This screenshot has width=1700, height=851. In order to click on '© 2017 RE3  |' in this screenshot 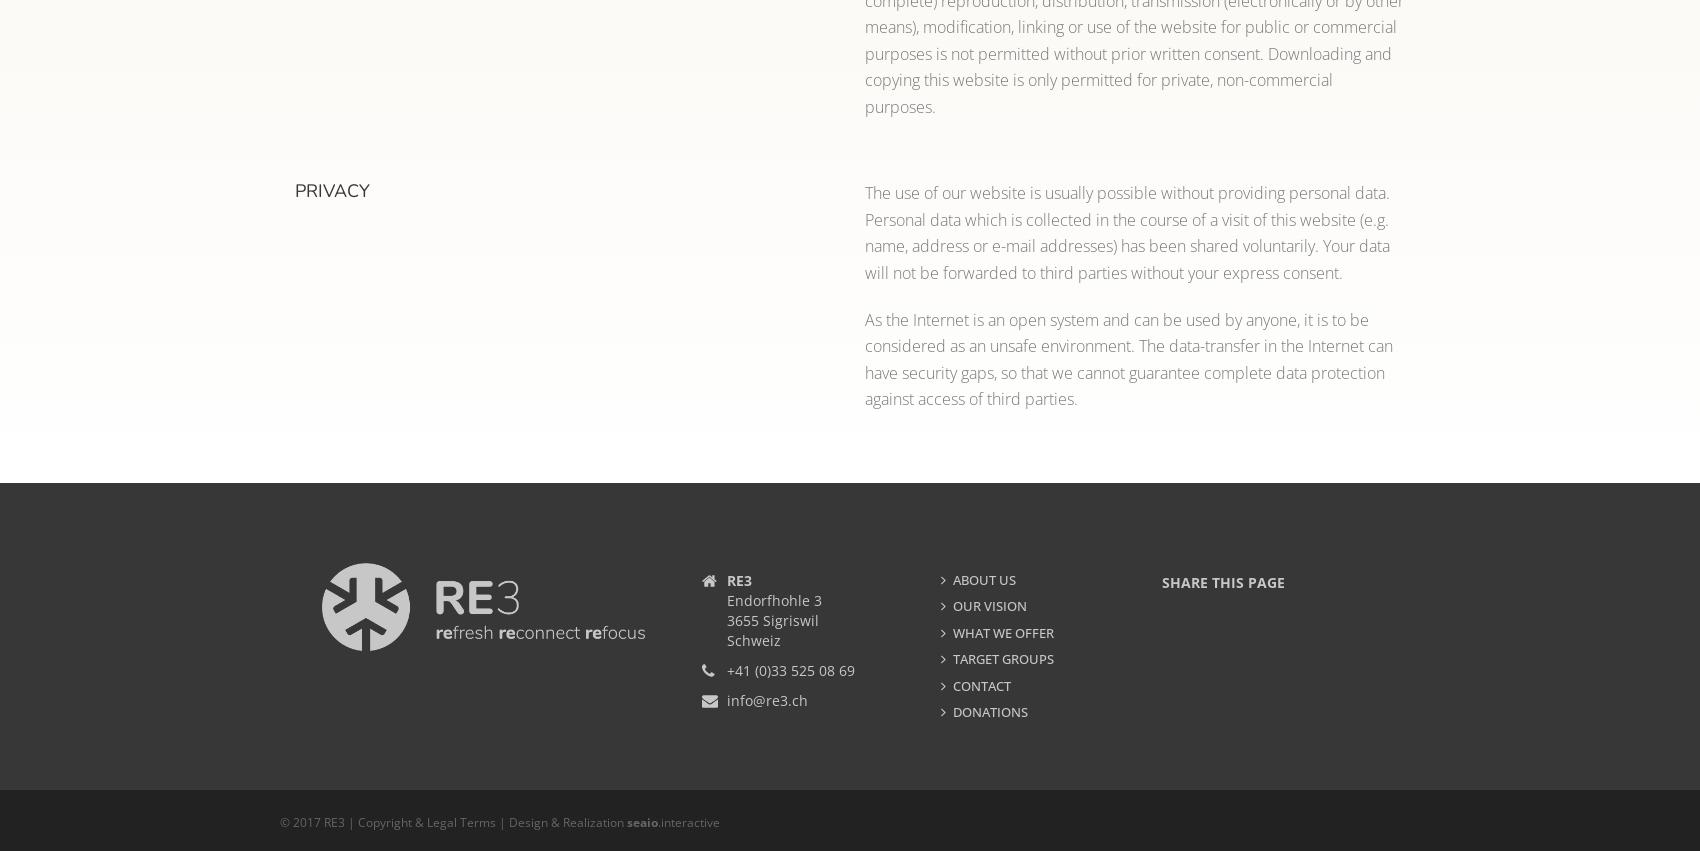, I will do `click(318, 822)`.